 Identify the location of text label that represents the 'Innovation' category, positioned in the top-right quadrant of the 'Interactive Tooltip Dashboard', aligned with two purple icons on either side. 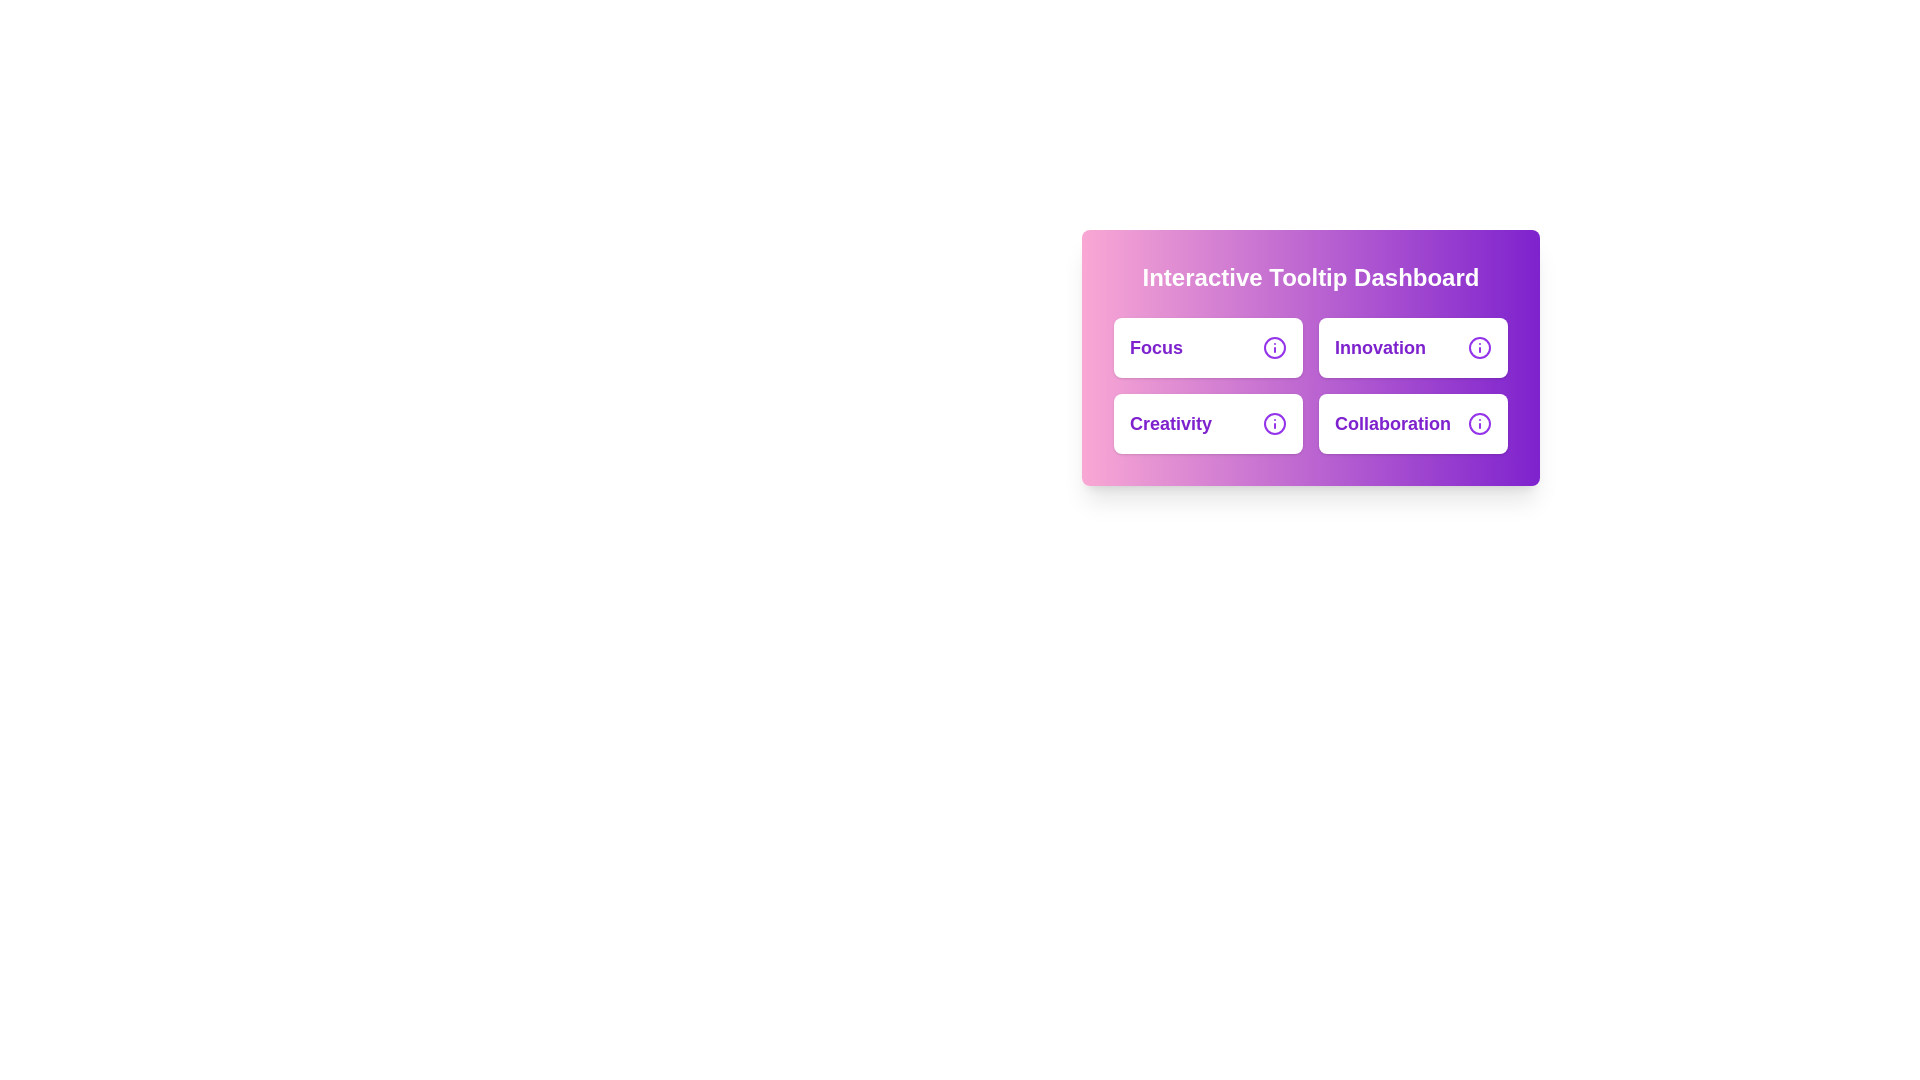
(1379, 346).